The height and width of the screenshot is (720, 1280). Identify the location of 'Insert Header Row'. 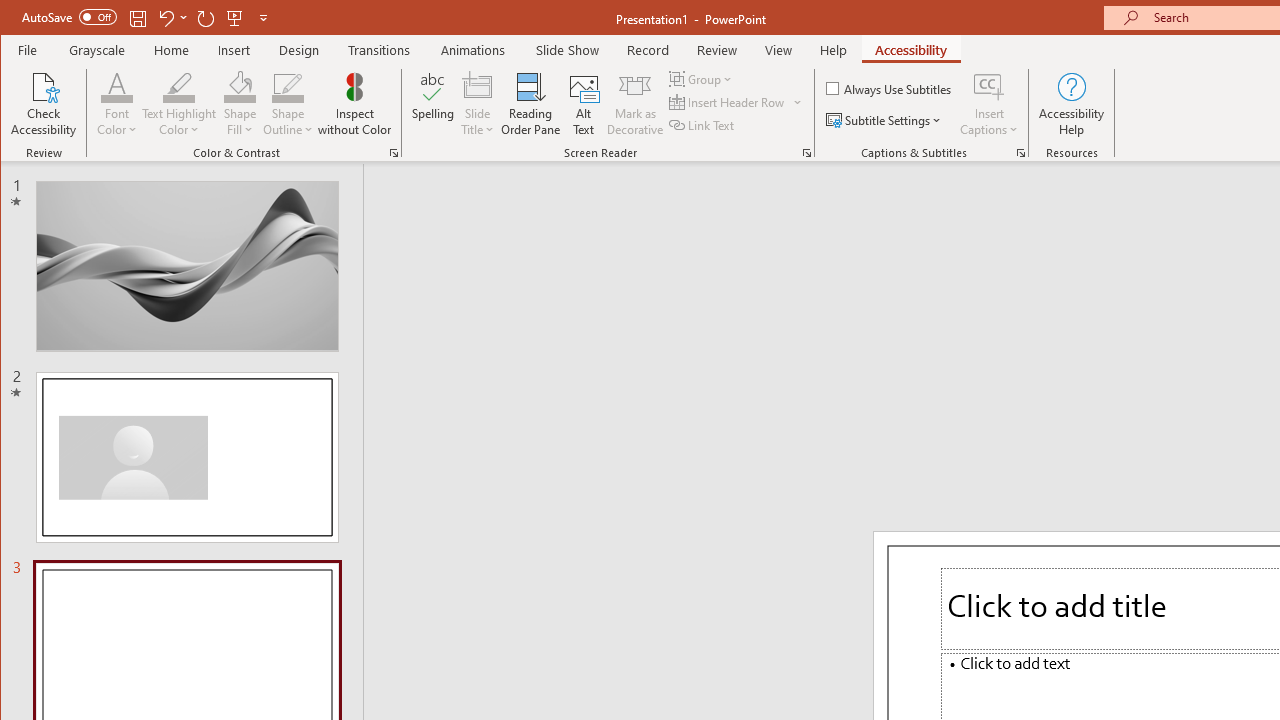
(735, 102).